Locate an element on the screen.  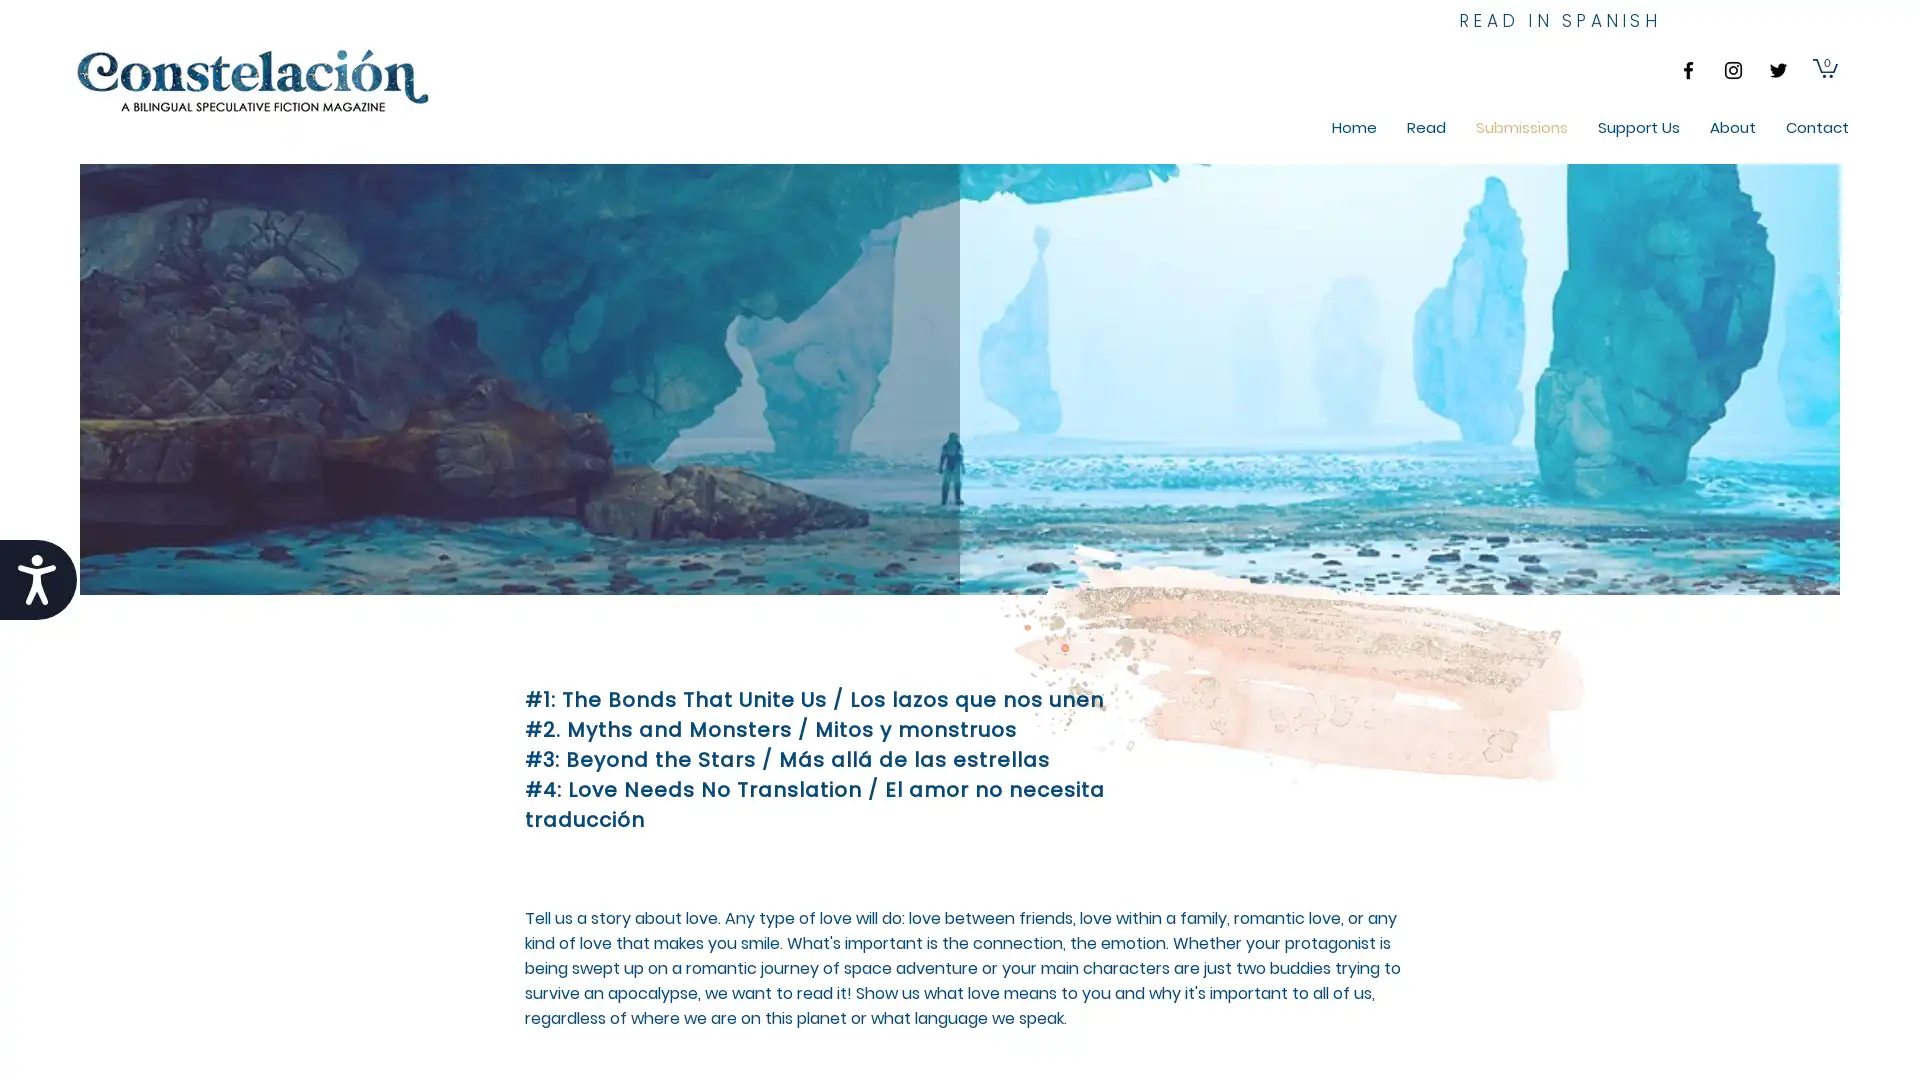
Cart with 0 items is located at coordinates (1825, 65).